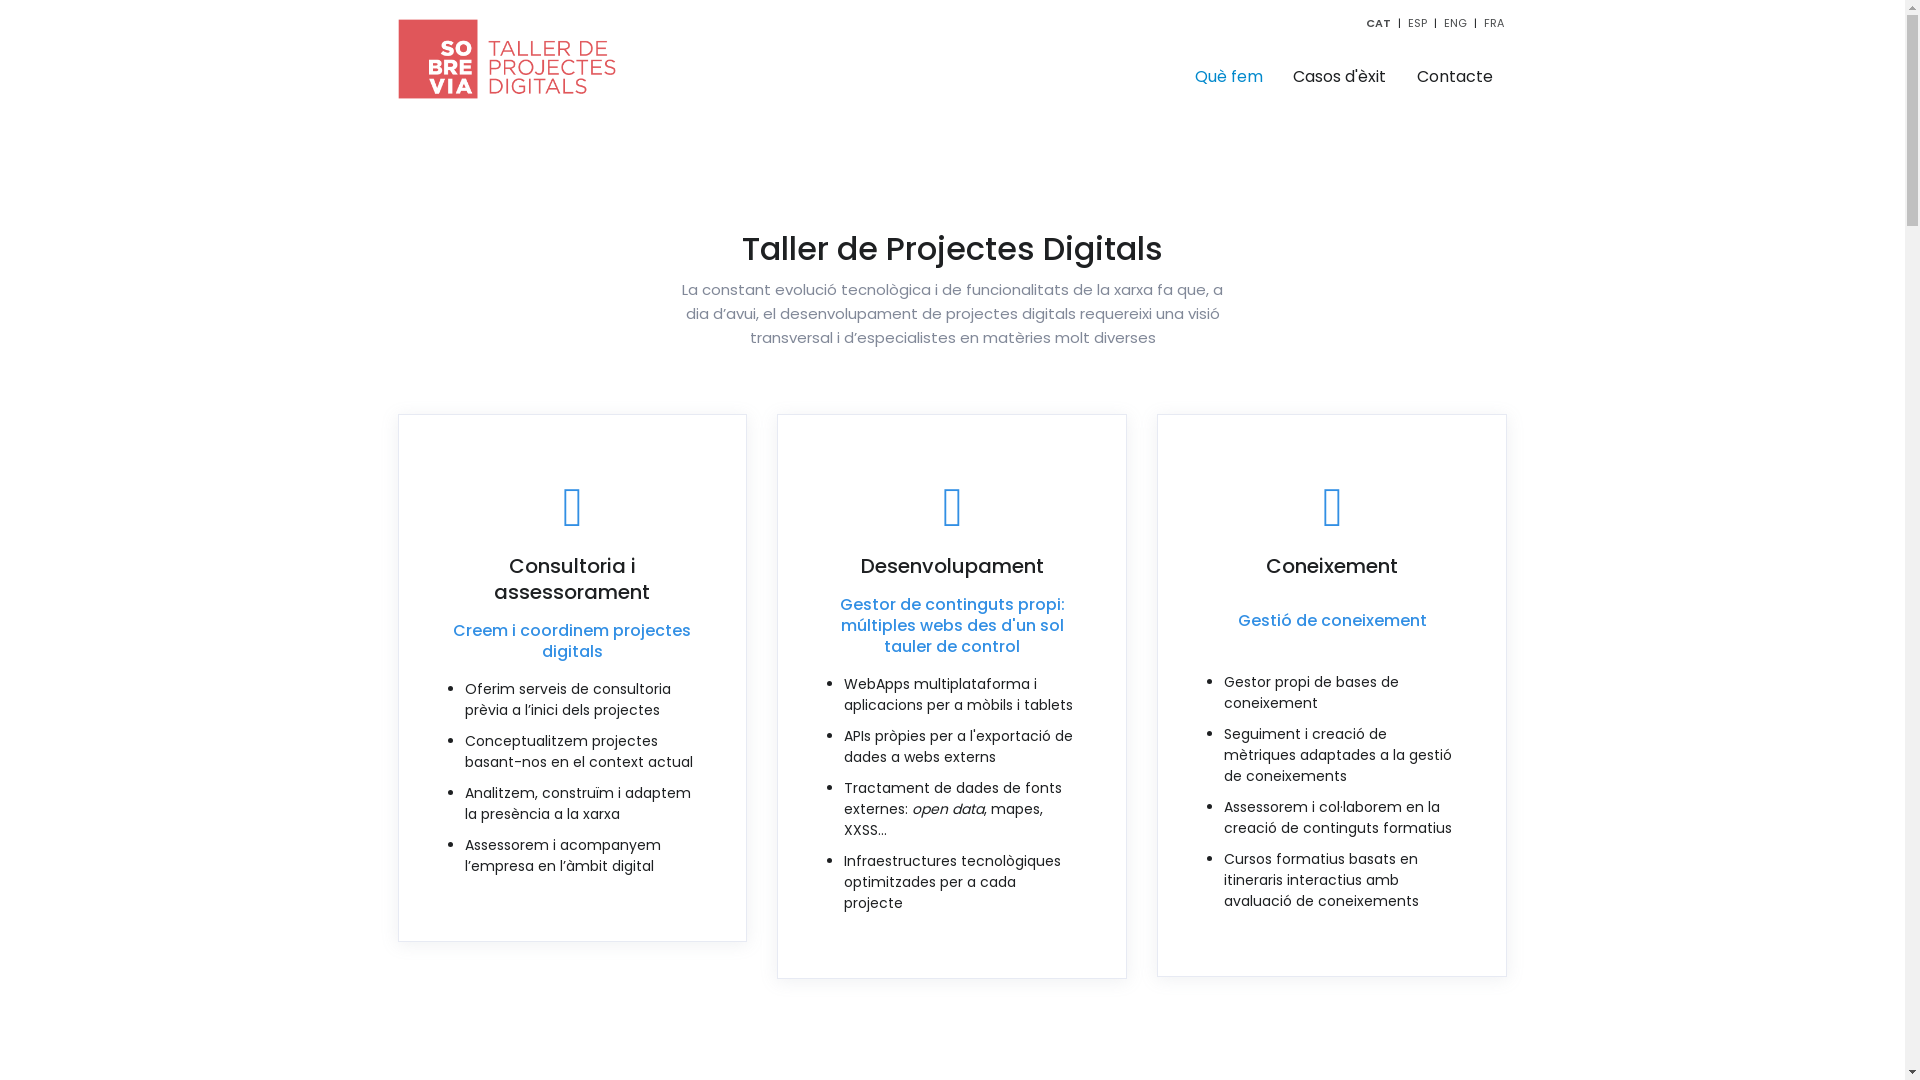 The width and height of the screenshot is (1920, 1080). What do you see at coordinates (1493, 23) in the screenshot?
I see `'FRA'` at bounding box center [1493, 23].